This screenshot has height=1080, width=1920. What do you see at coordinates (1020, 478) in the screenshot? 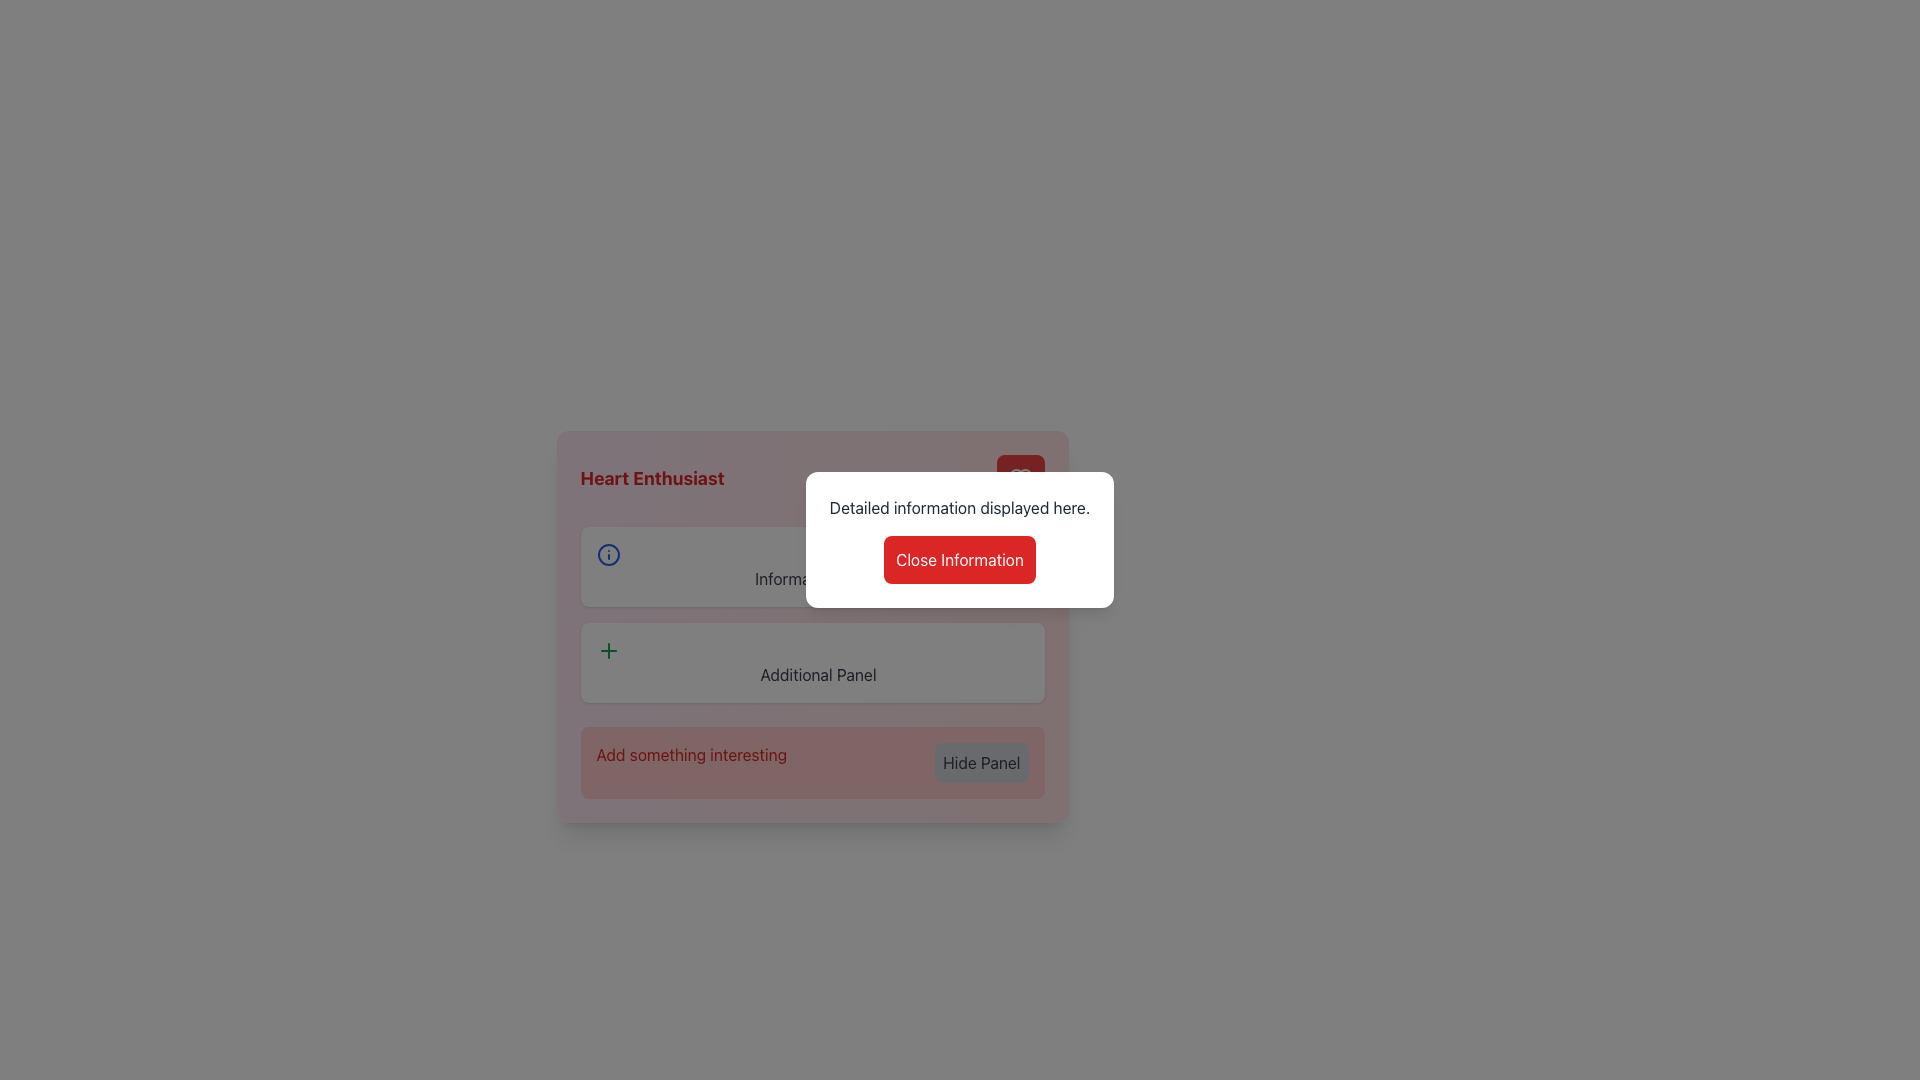
I see `the heart-shaped icon, which is outlined in white and located within a red circular button at the top-right corner of the modal dialog` at bounding box center [1020, 478].